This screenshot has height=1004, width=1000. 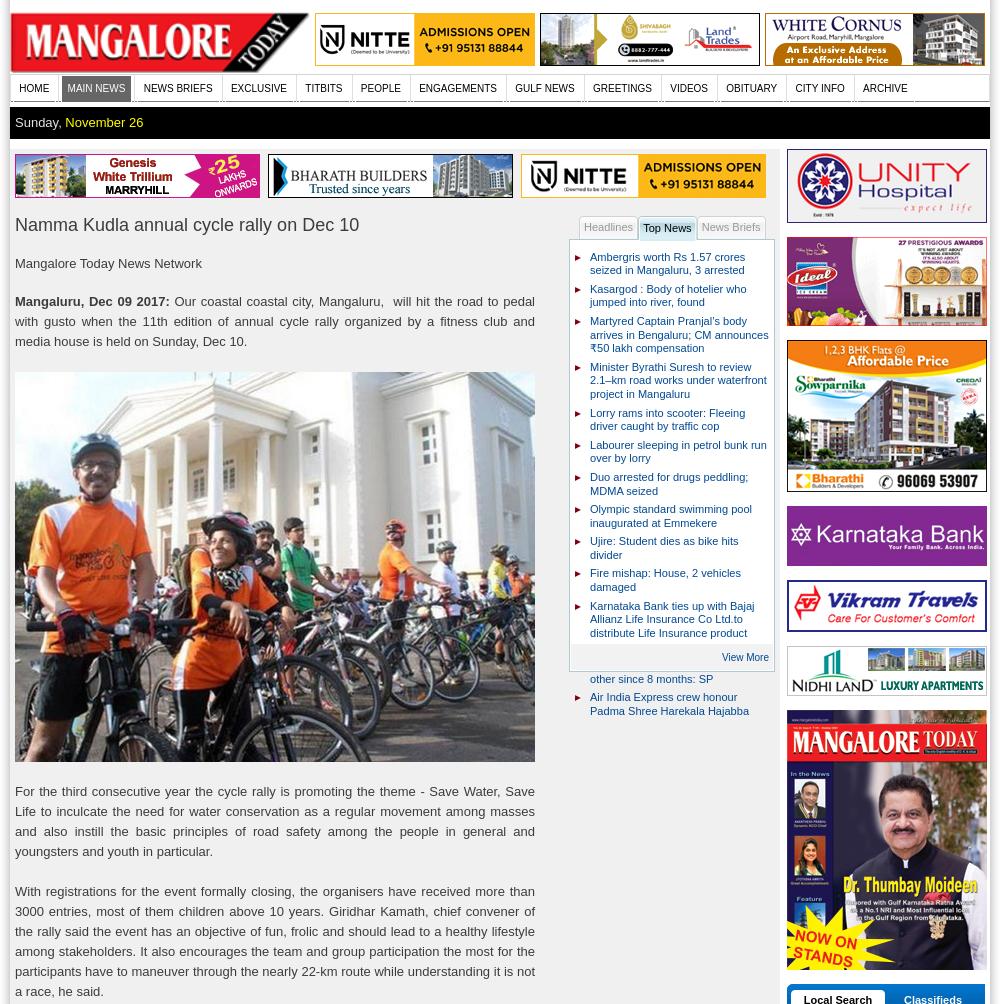 I want to click on 'Headlines', so click(x=607, y=225).